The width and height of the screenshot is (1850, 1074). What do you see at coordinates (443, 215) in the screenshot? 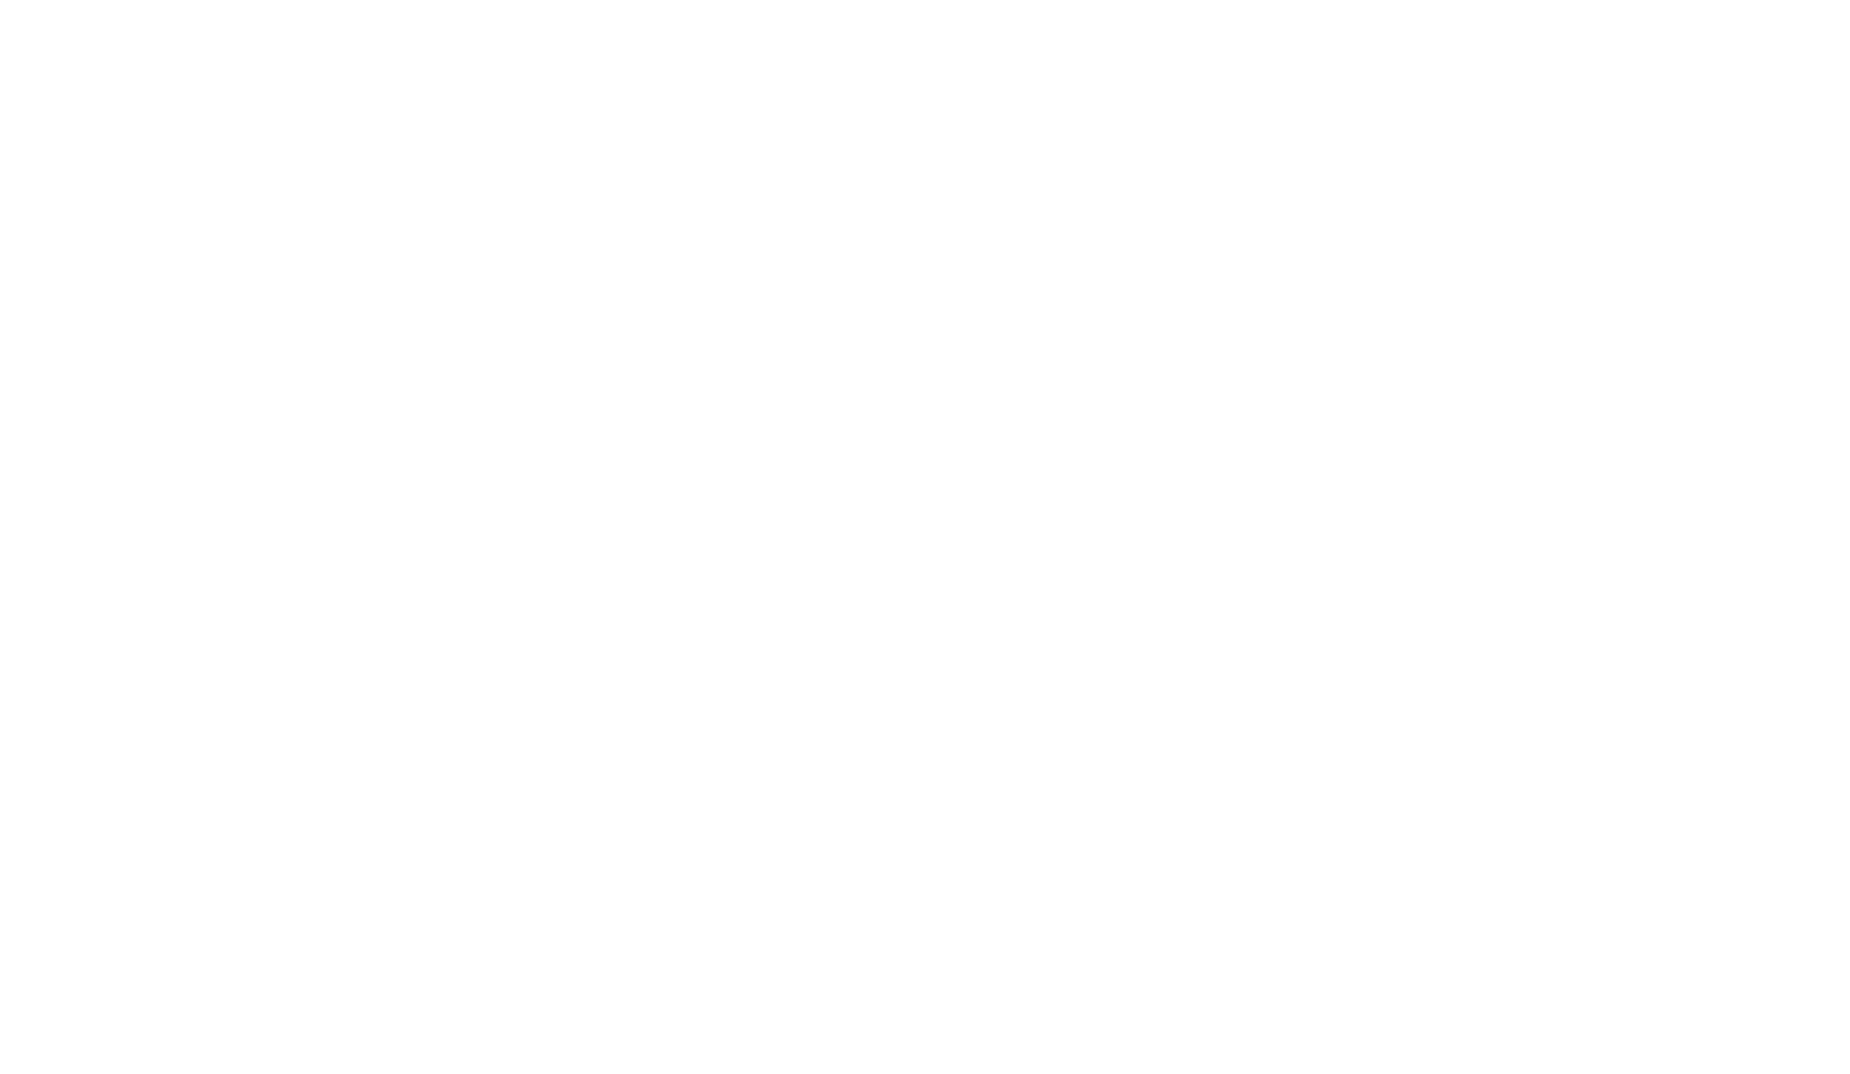
I see `'Tenerife'` at bounding box center [443, 215].